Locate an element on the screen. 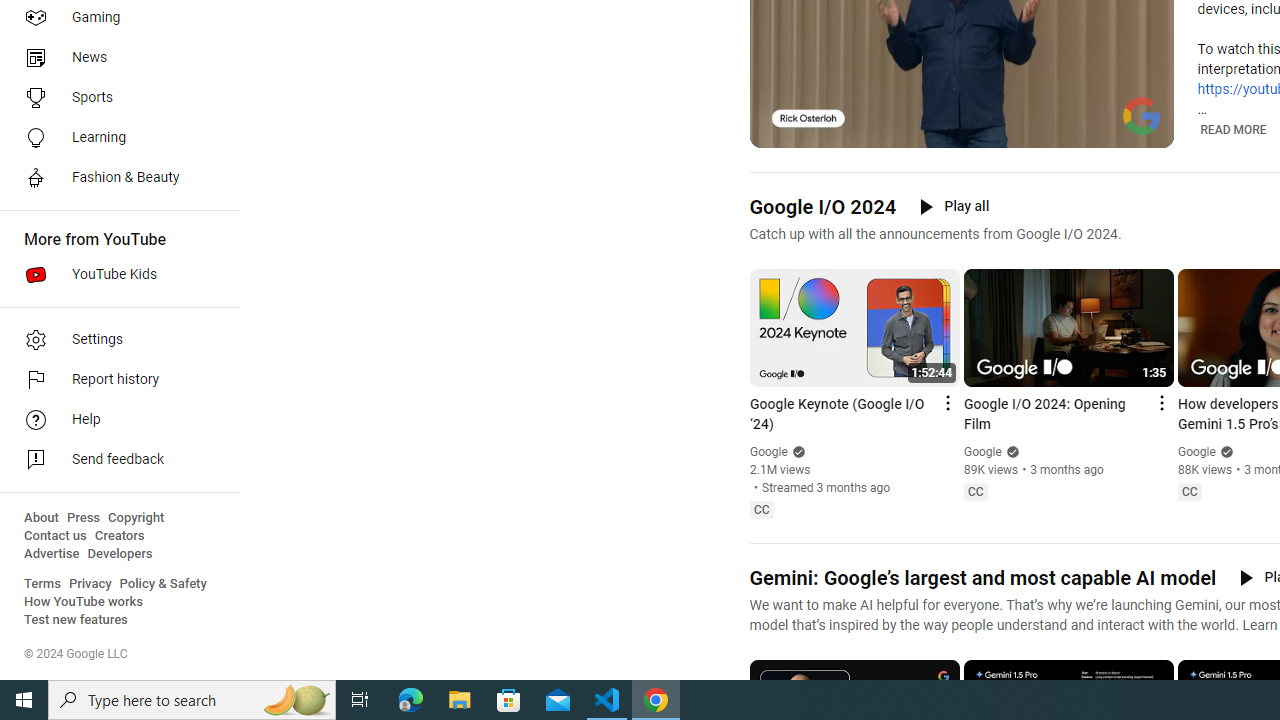 The image size is (1280, 720). 'News' is located at coordinates (112, 56).